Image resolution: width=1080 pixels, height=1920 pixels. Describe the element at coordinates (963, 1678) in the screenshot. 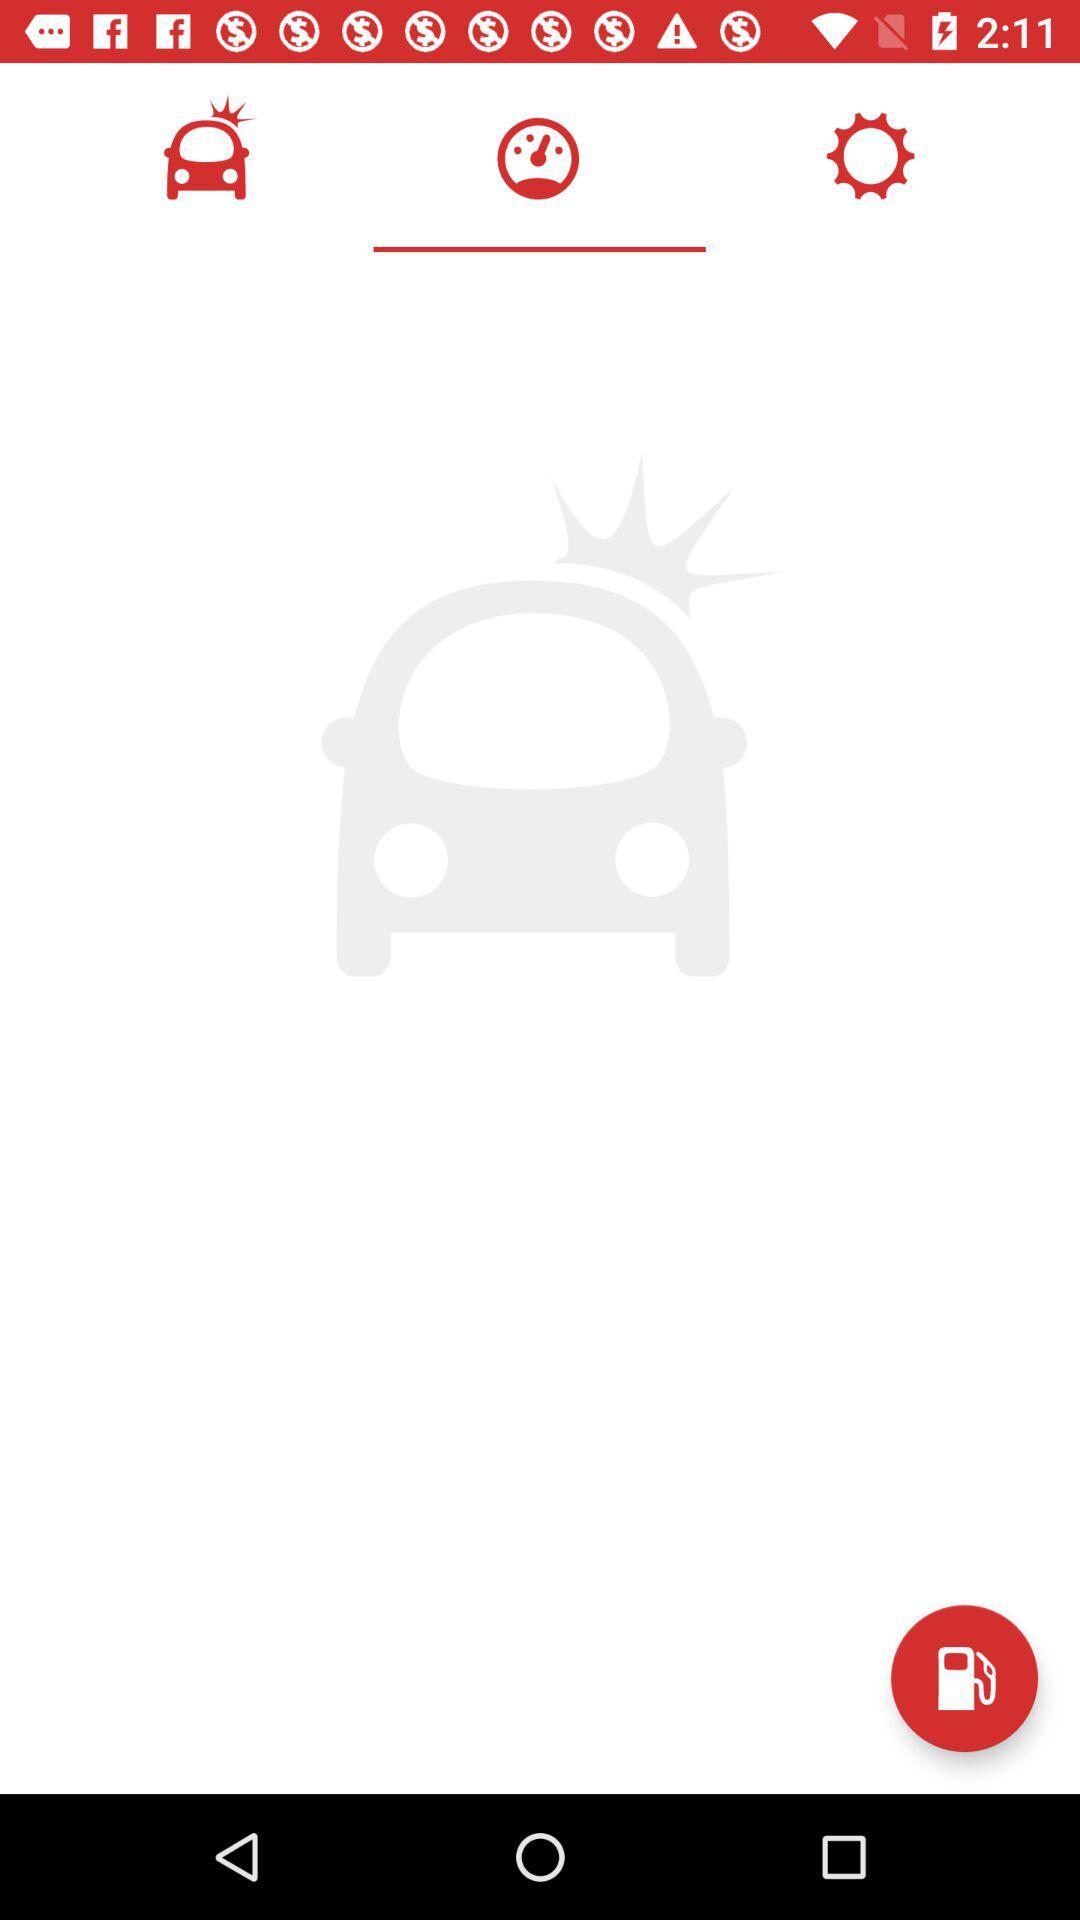

I see `pump gas option` at that location.